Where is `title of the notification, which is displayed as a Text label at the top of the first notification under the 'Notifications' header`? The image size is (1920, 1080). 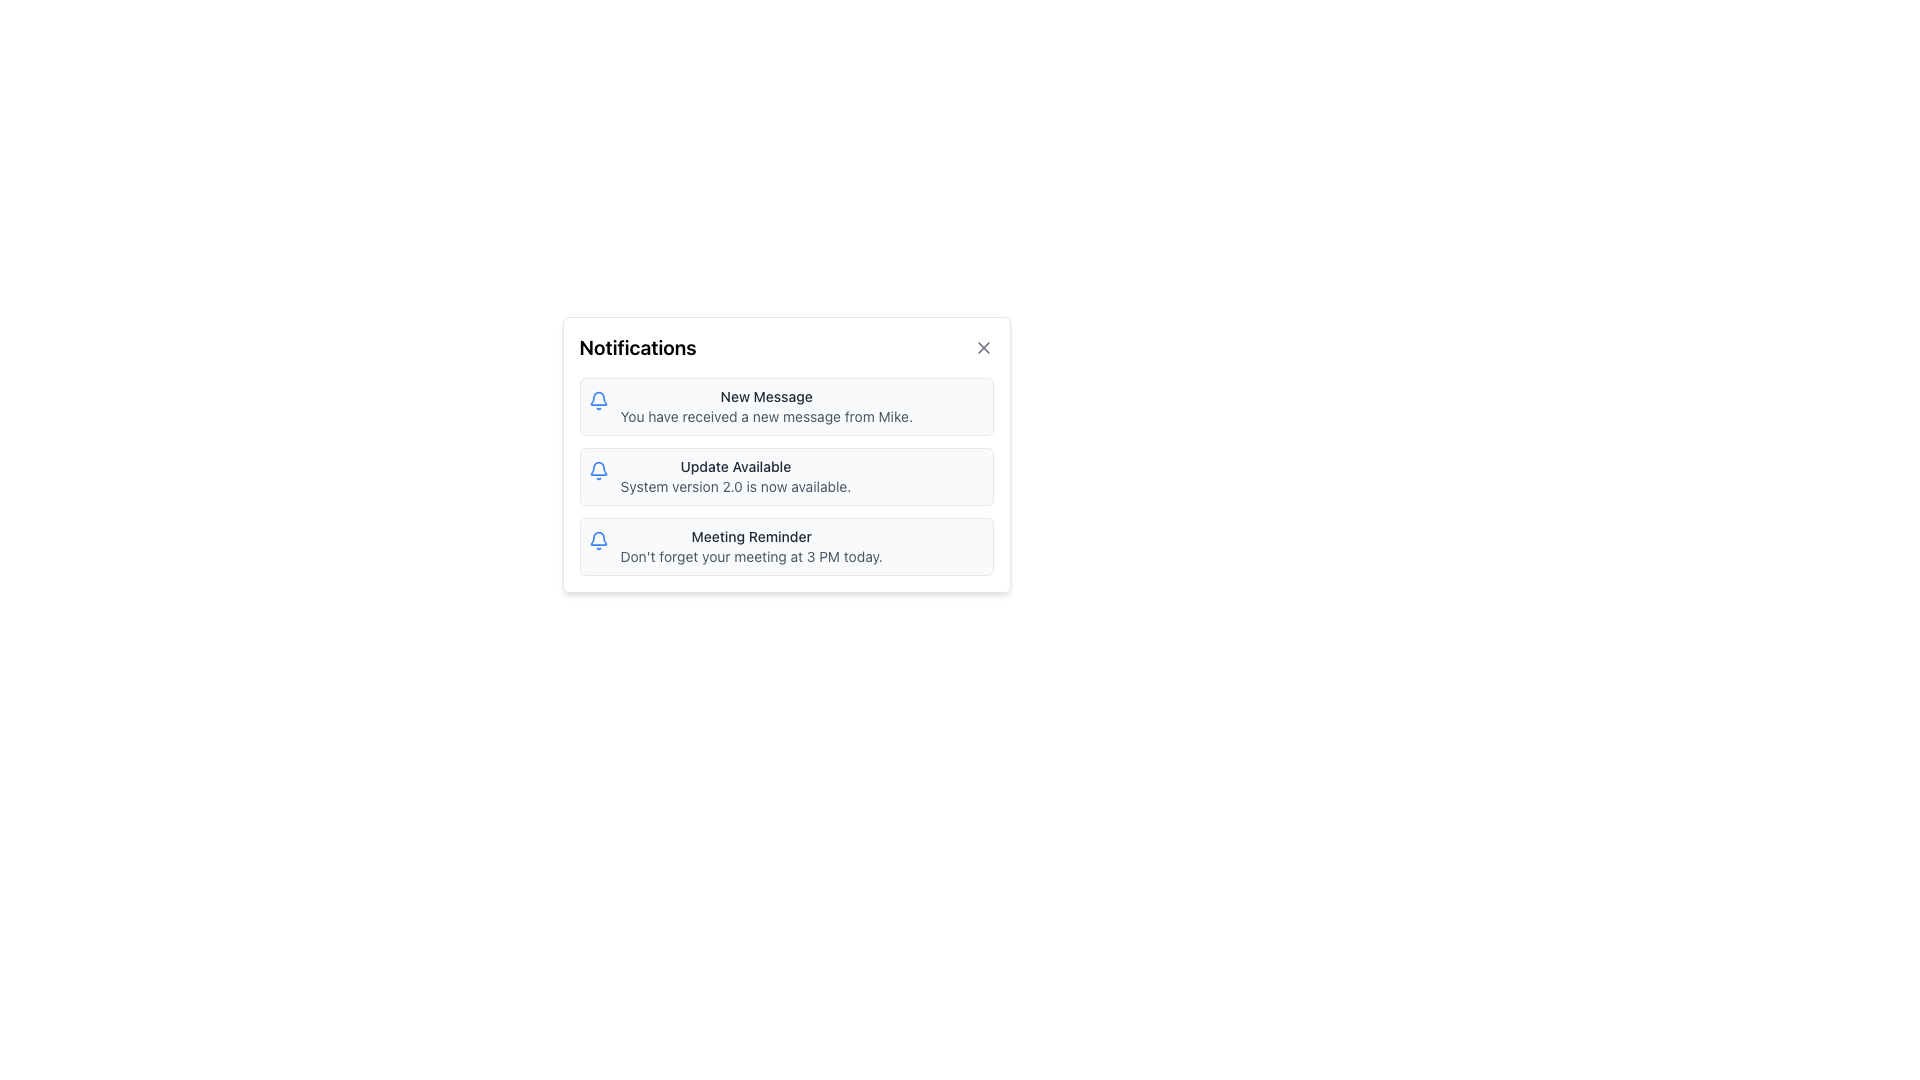
title of the notification, which is displayed as a Text label at the top of the first notification under the 'Notifications' header is located at coordinates (765, 397).